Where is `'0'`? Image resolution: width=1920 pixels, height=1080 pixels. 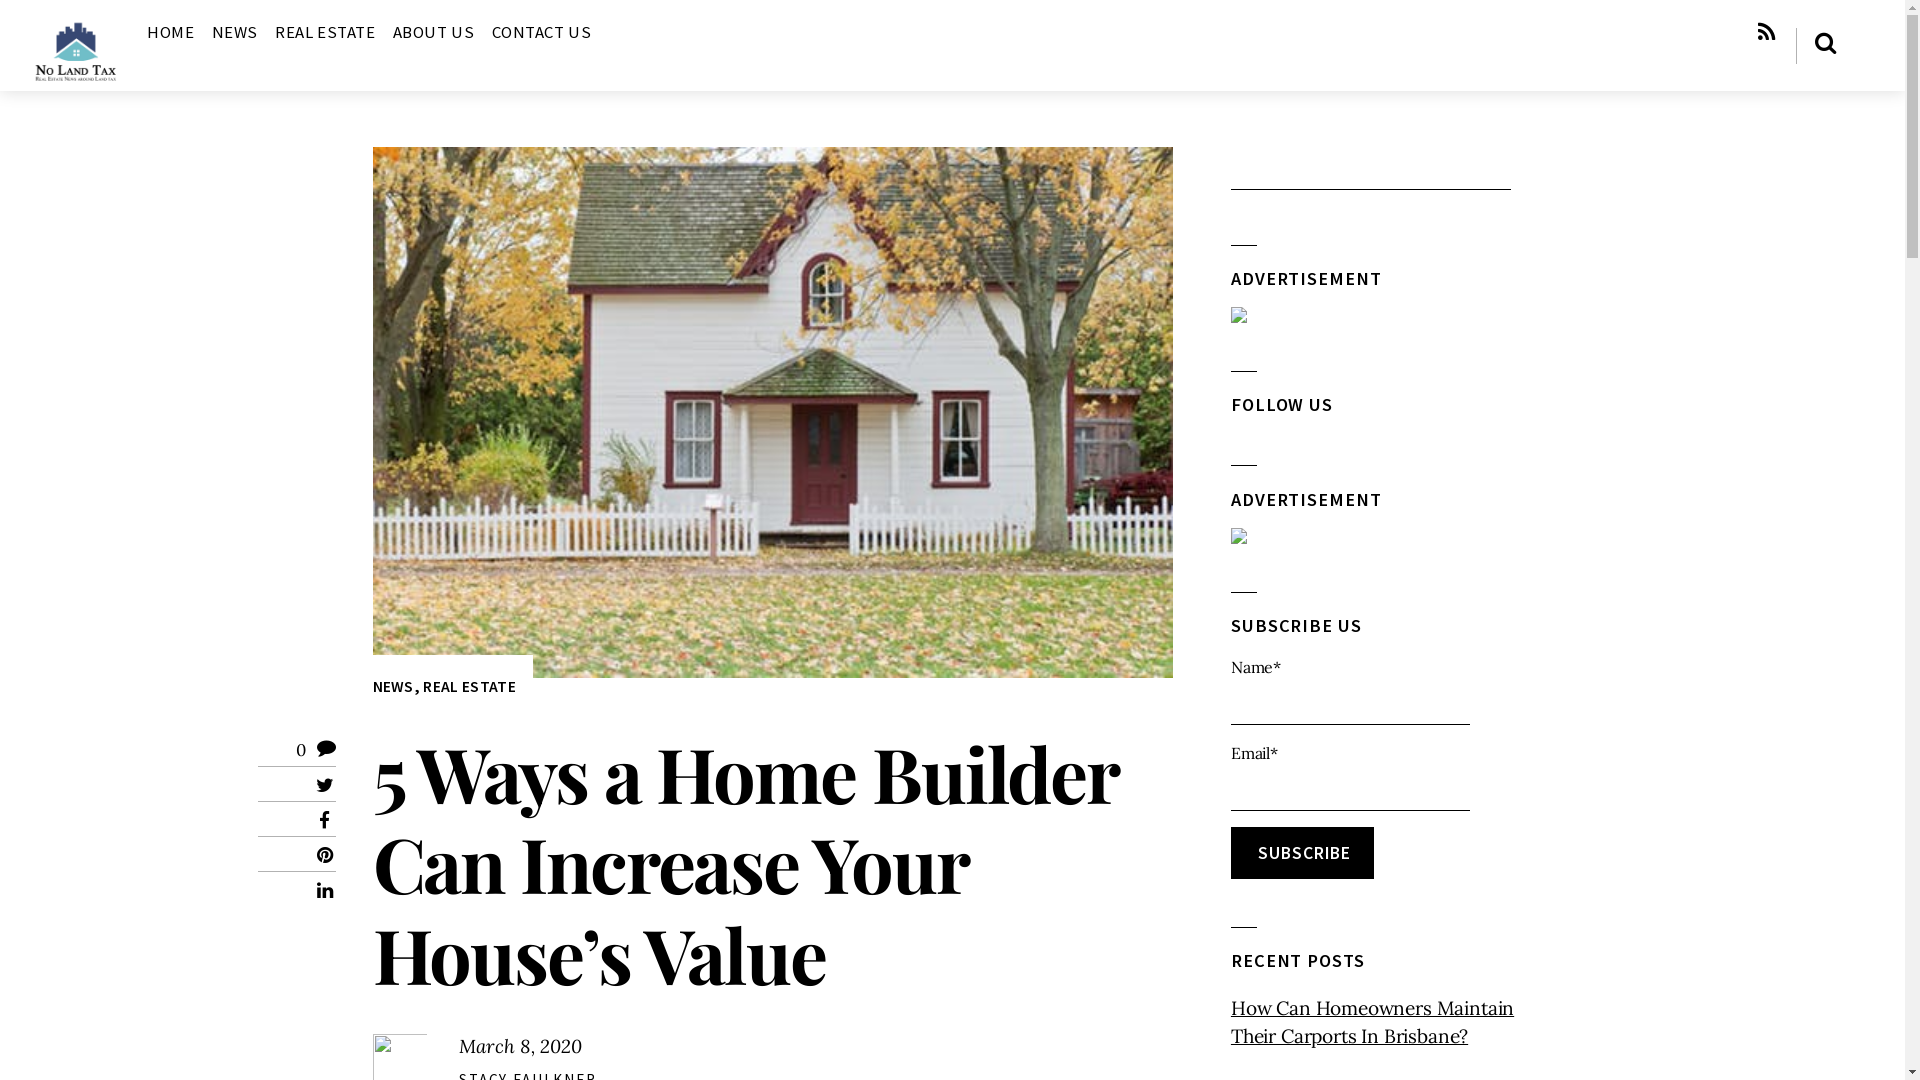 '0' is located at coordinates (300, 749).